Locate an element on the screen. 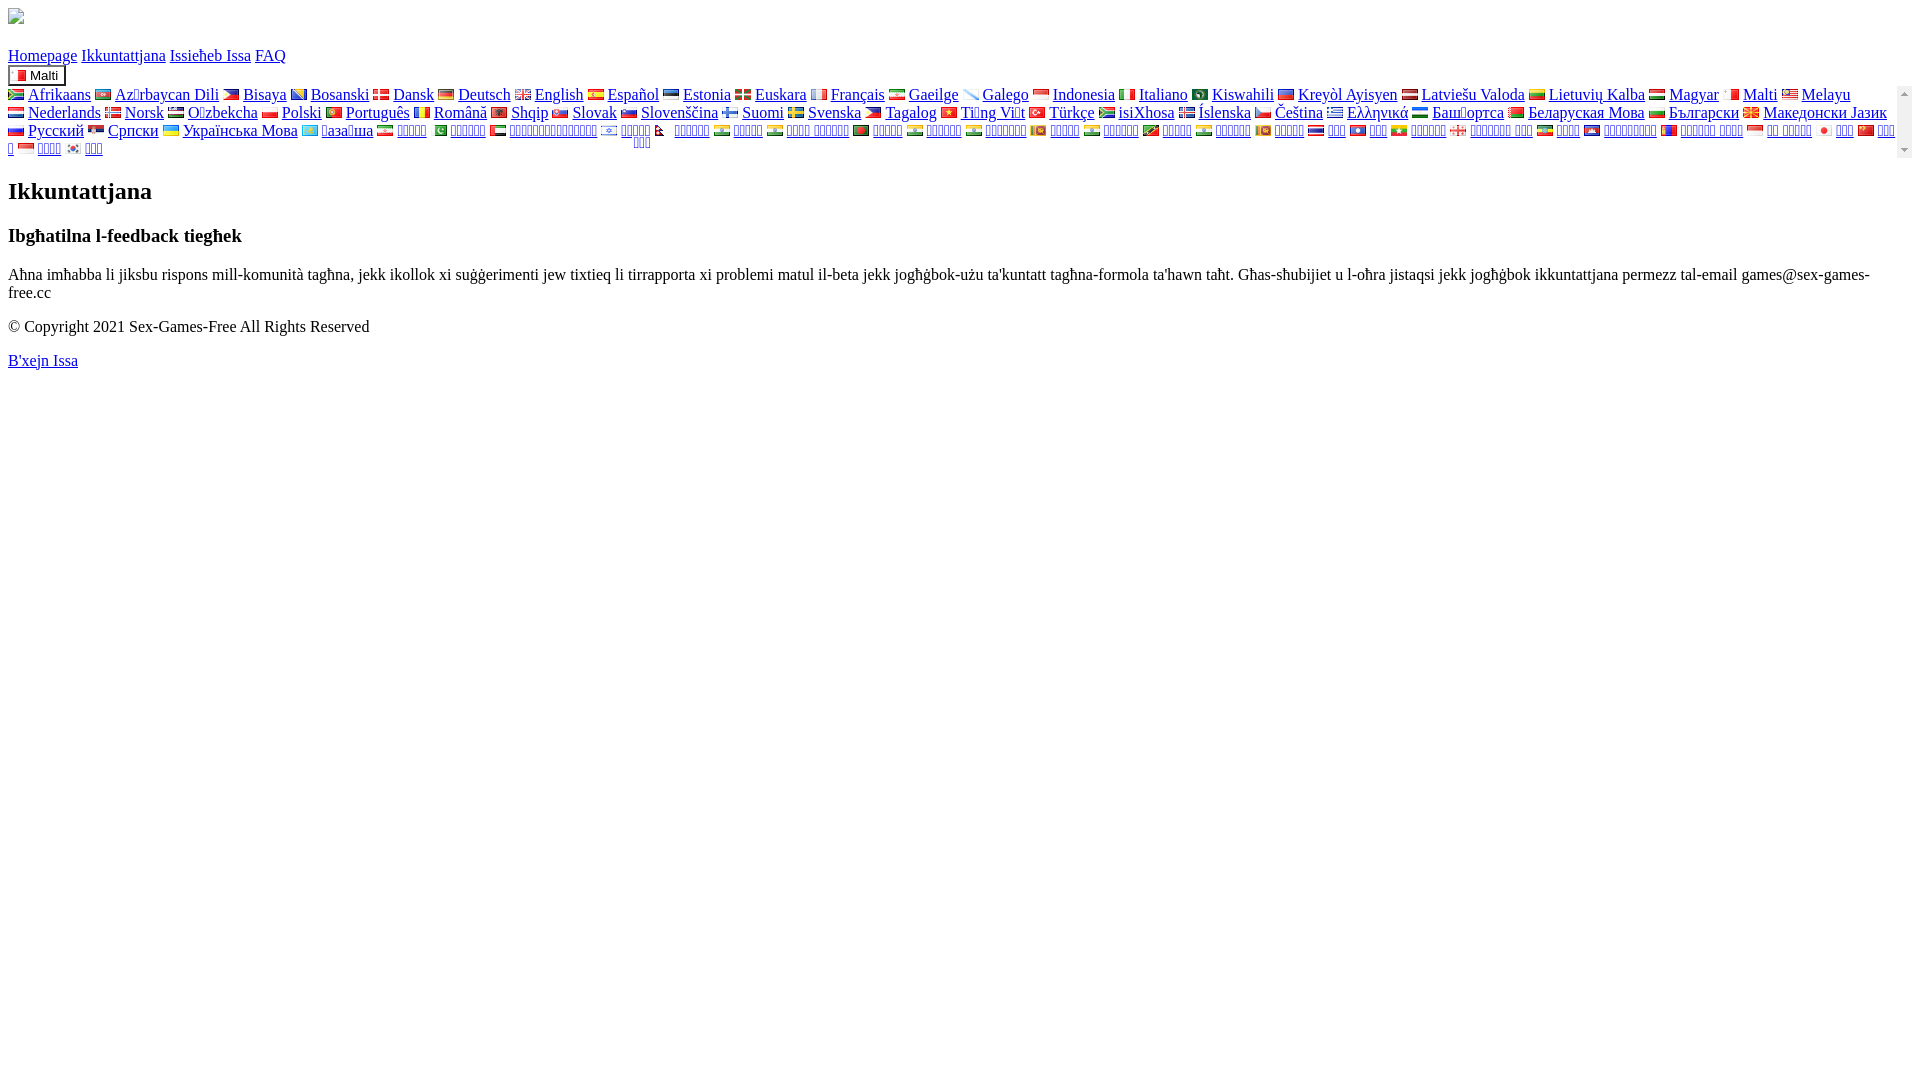  'Indonesia' is located at coordinates (1073, 94).